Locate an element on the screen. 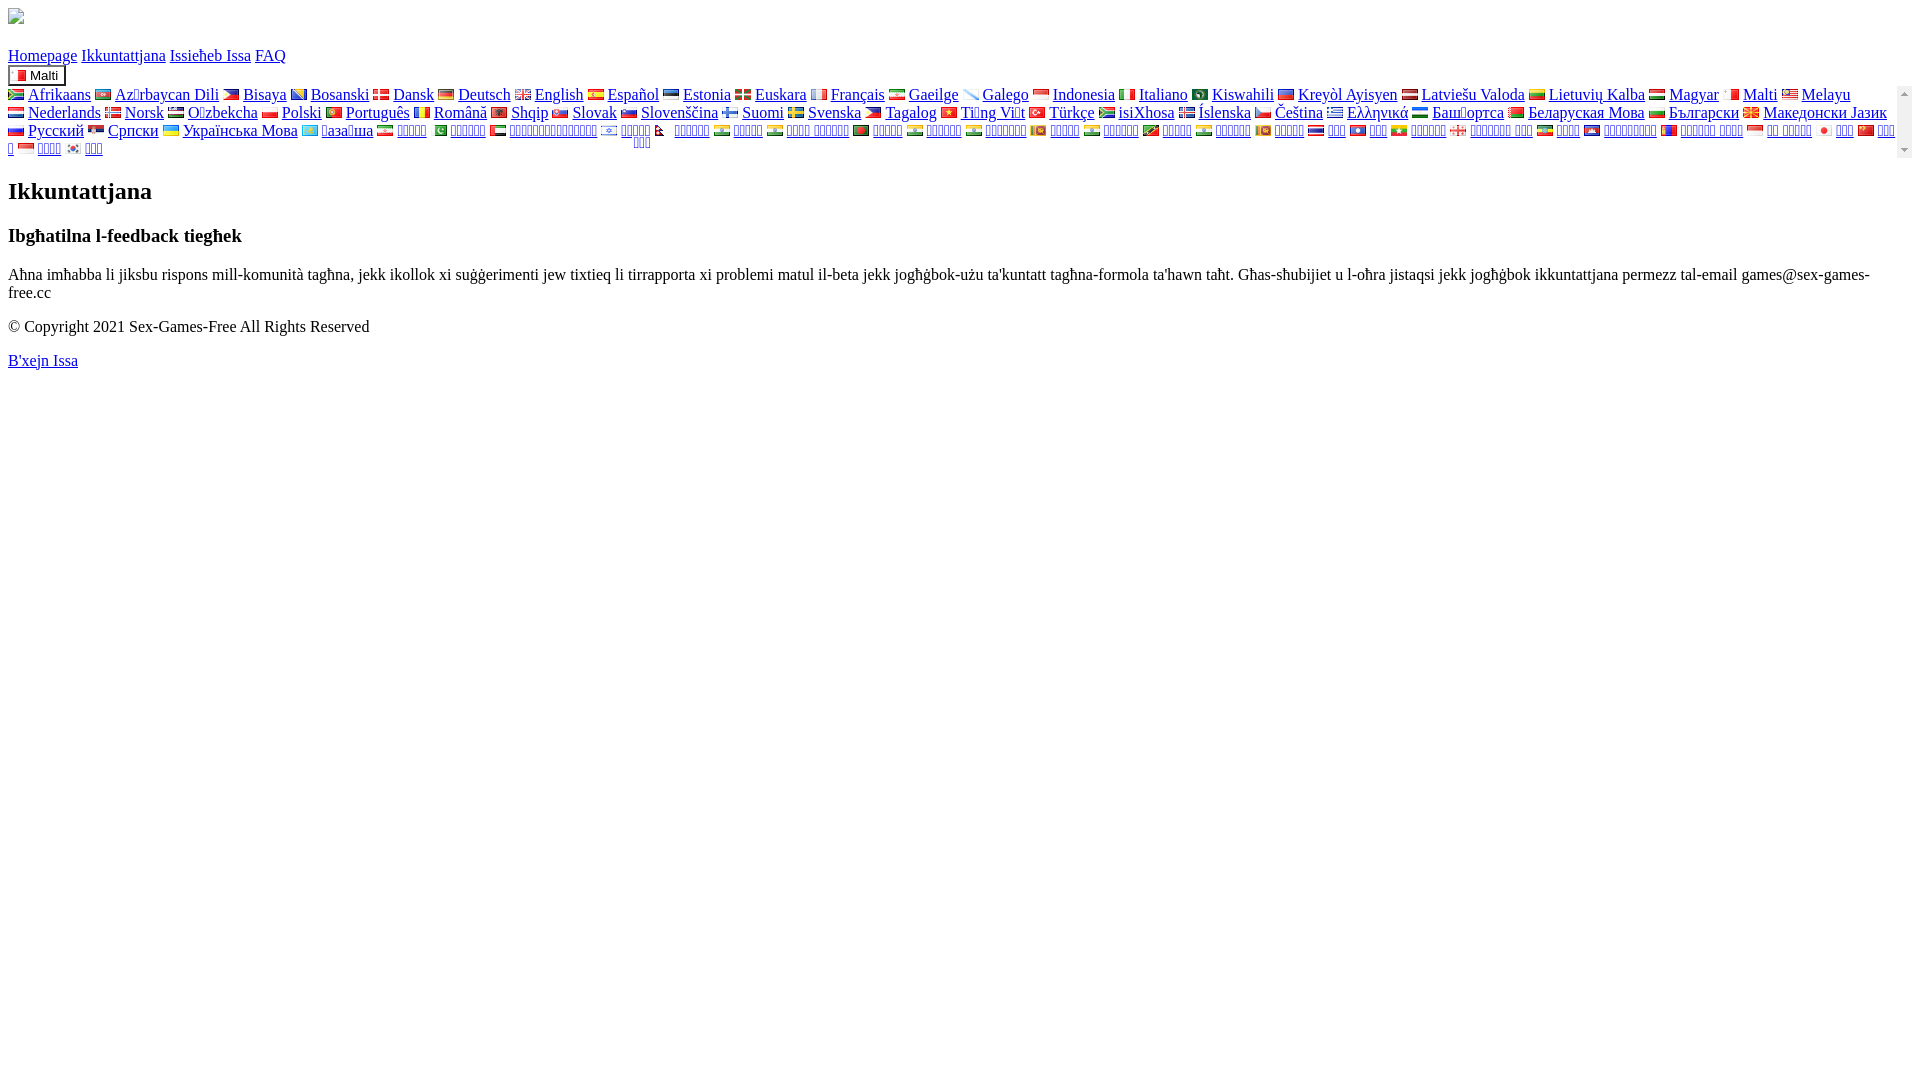  'Indonesia' is located at coordinates (1073, 94).